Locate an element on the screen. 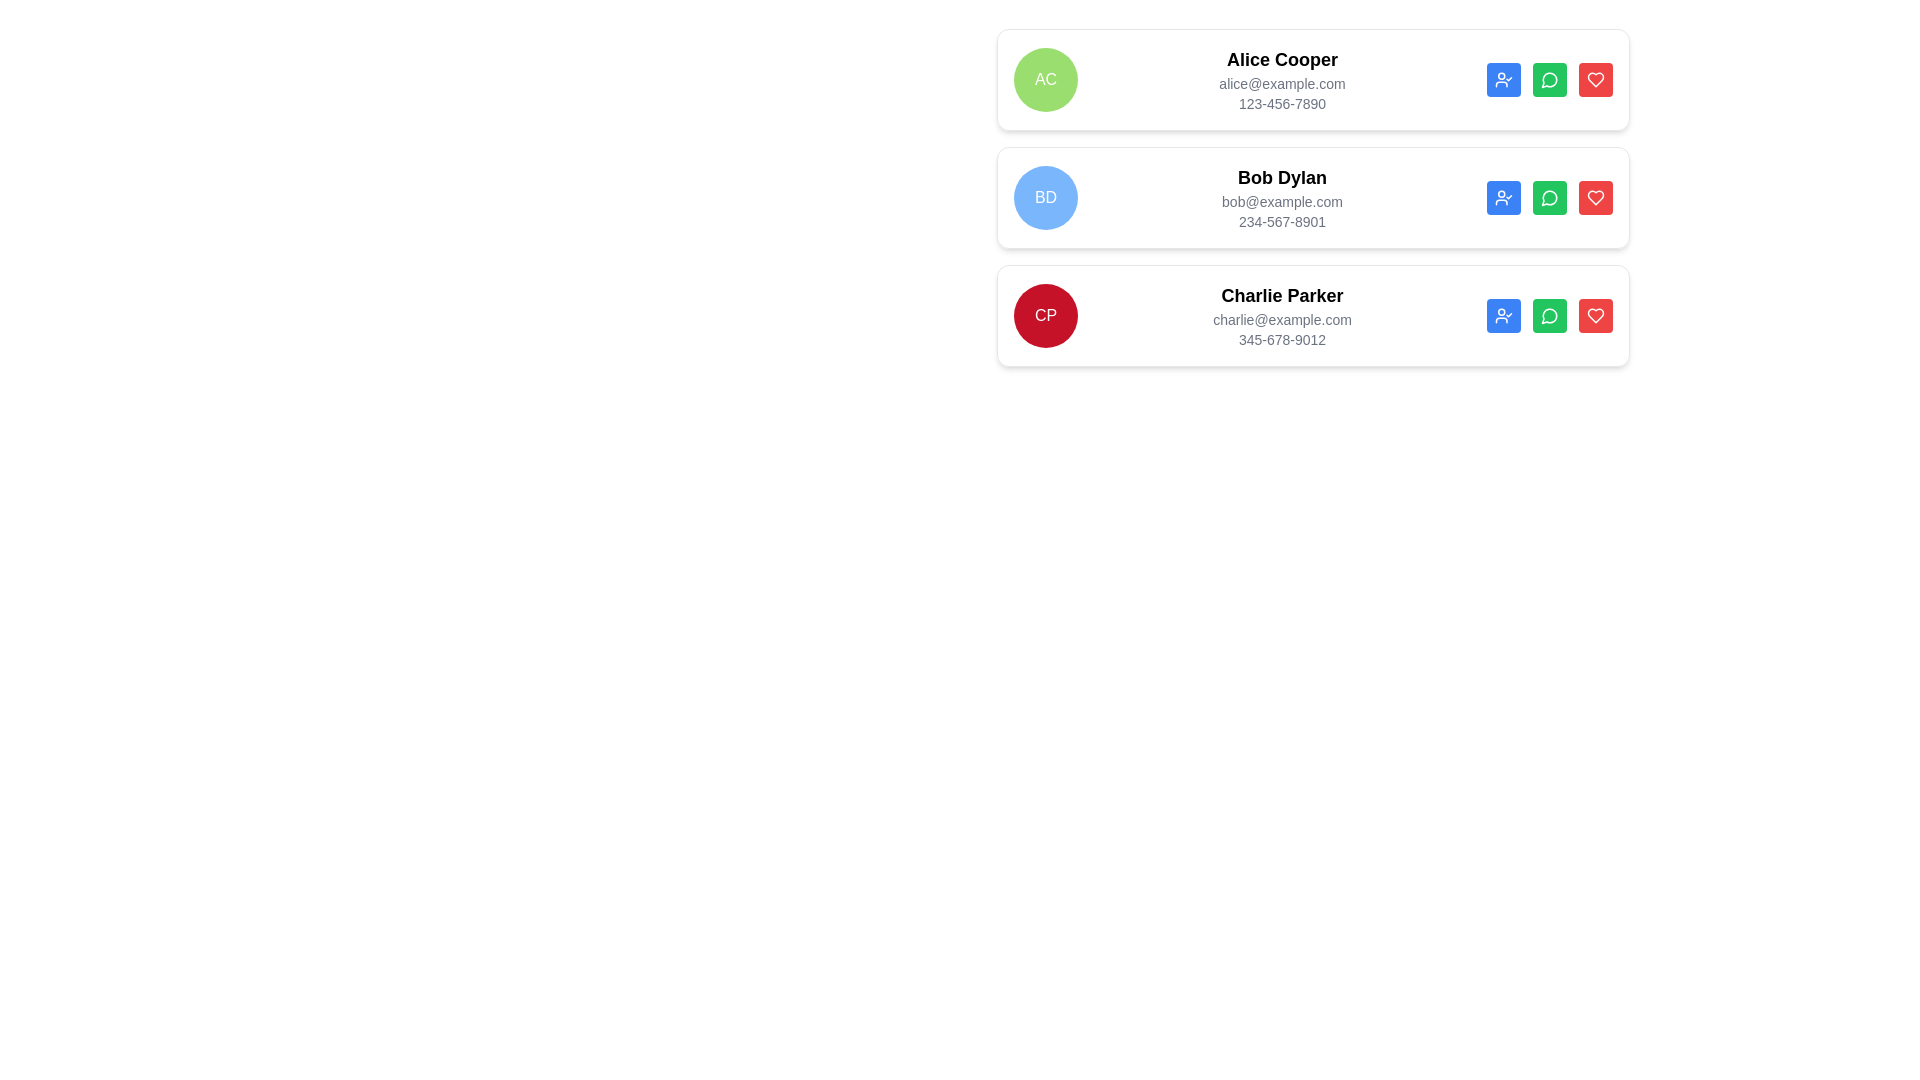  the circular badge displaying the letters 'BD' in white text, which is part of the second card titled 'Bob Dylan' is located at coordinates (1045, 197).